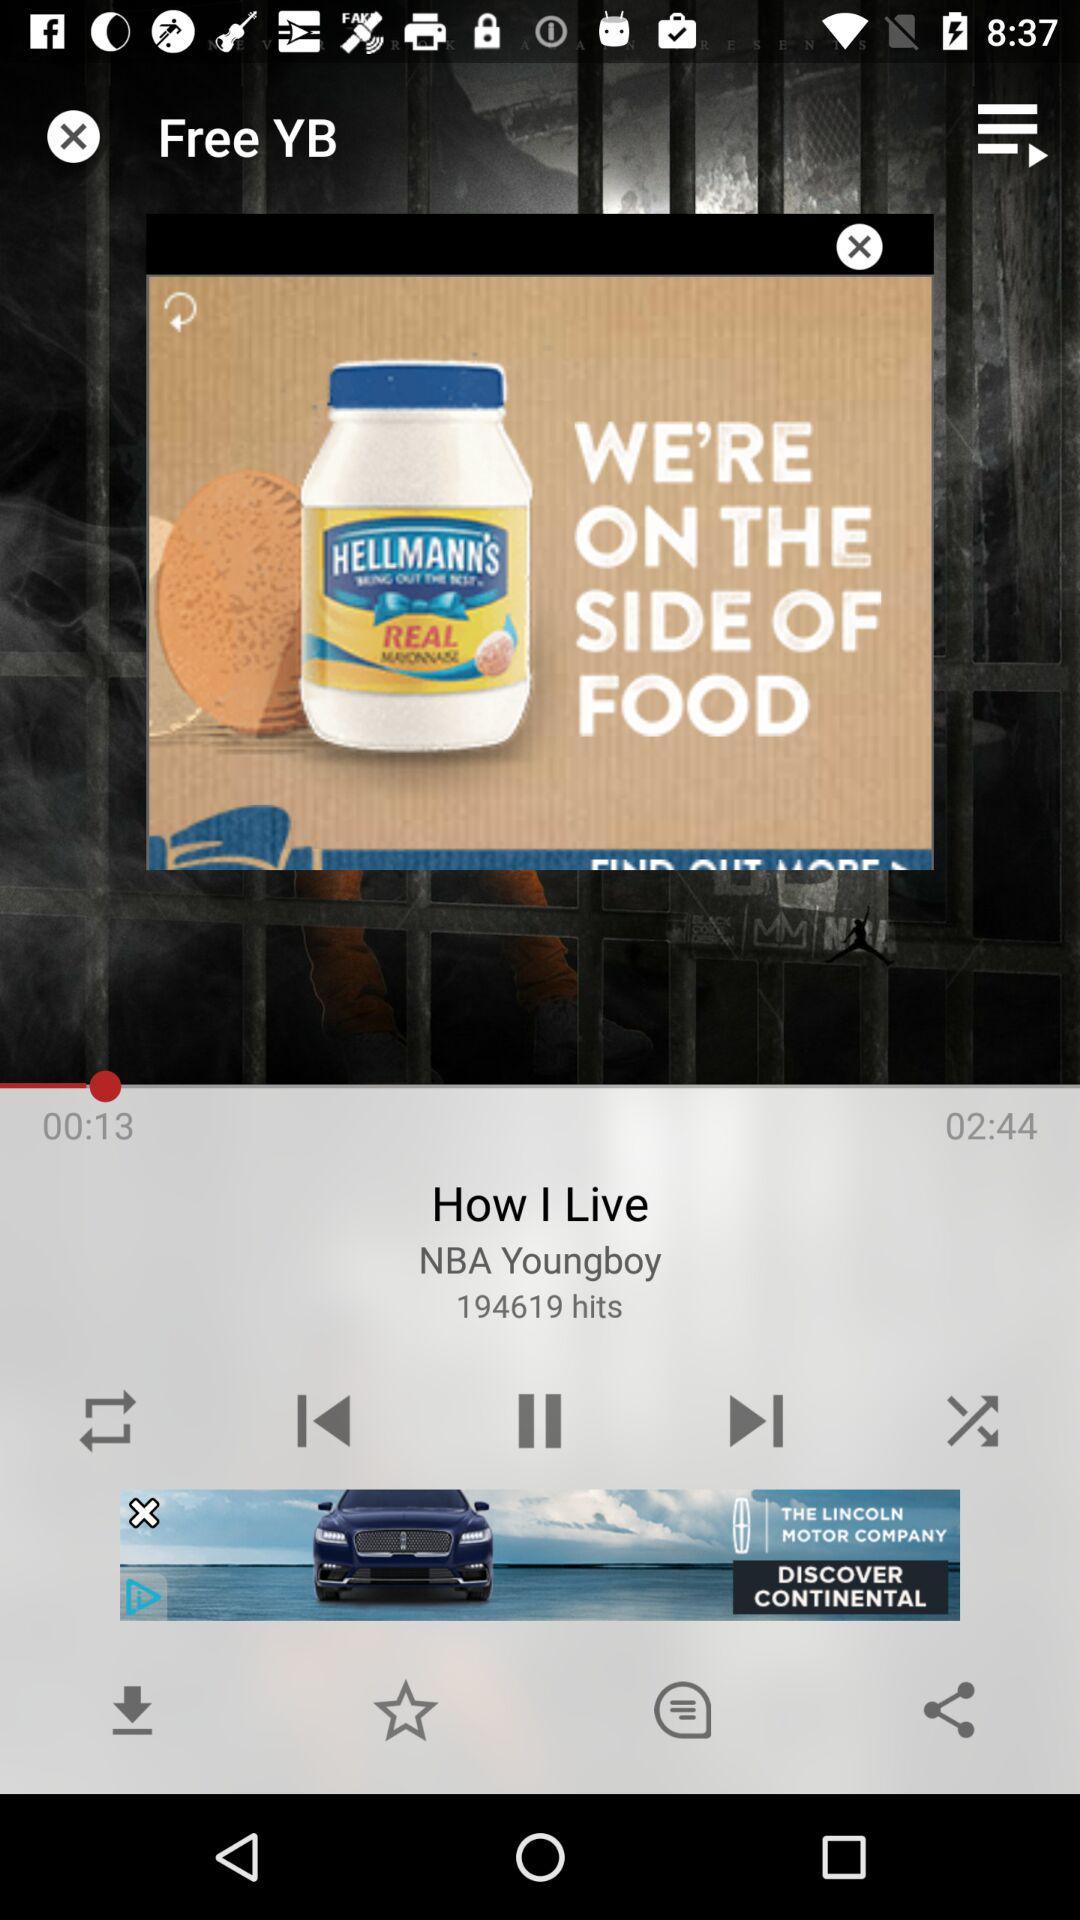 The height and width of the screenshot is (1920, 1080). I want to click on the close icon, so click(971, 1420).